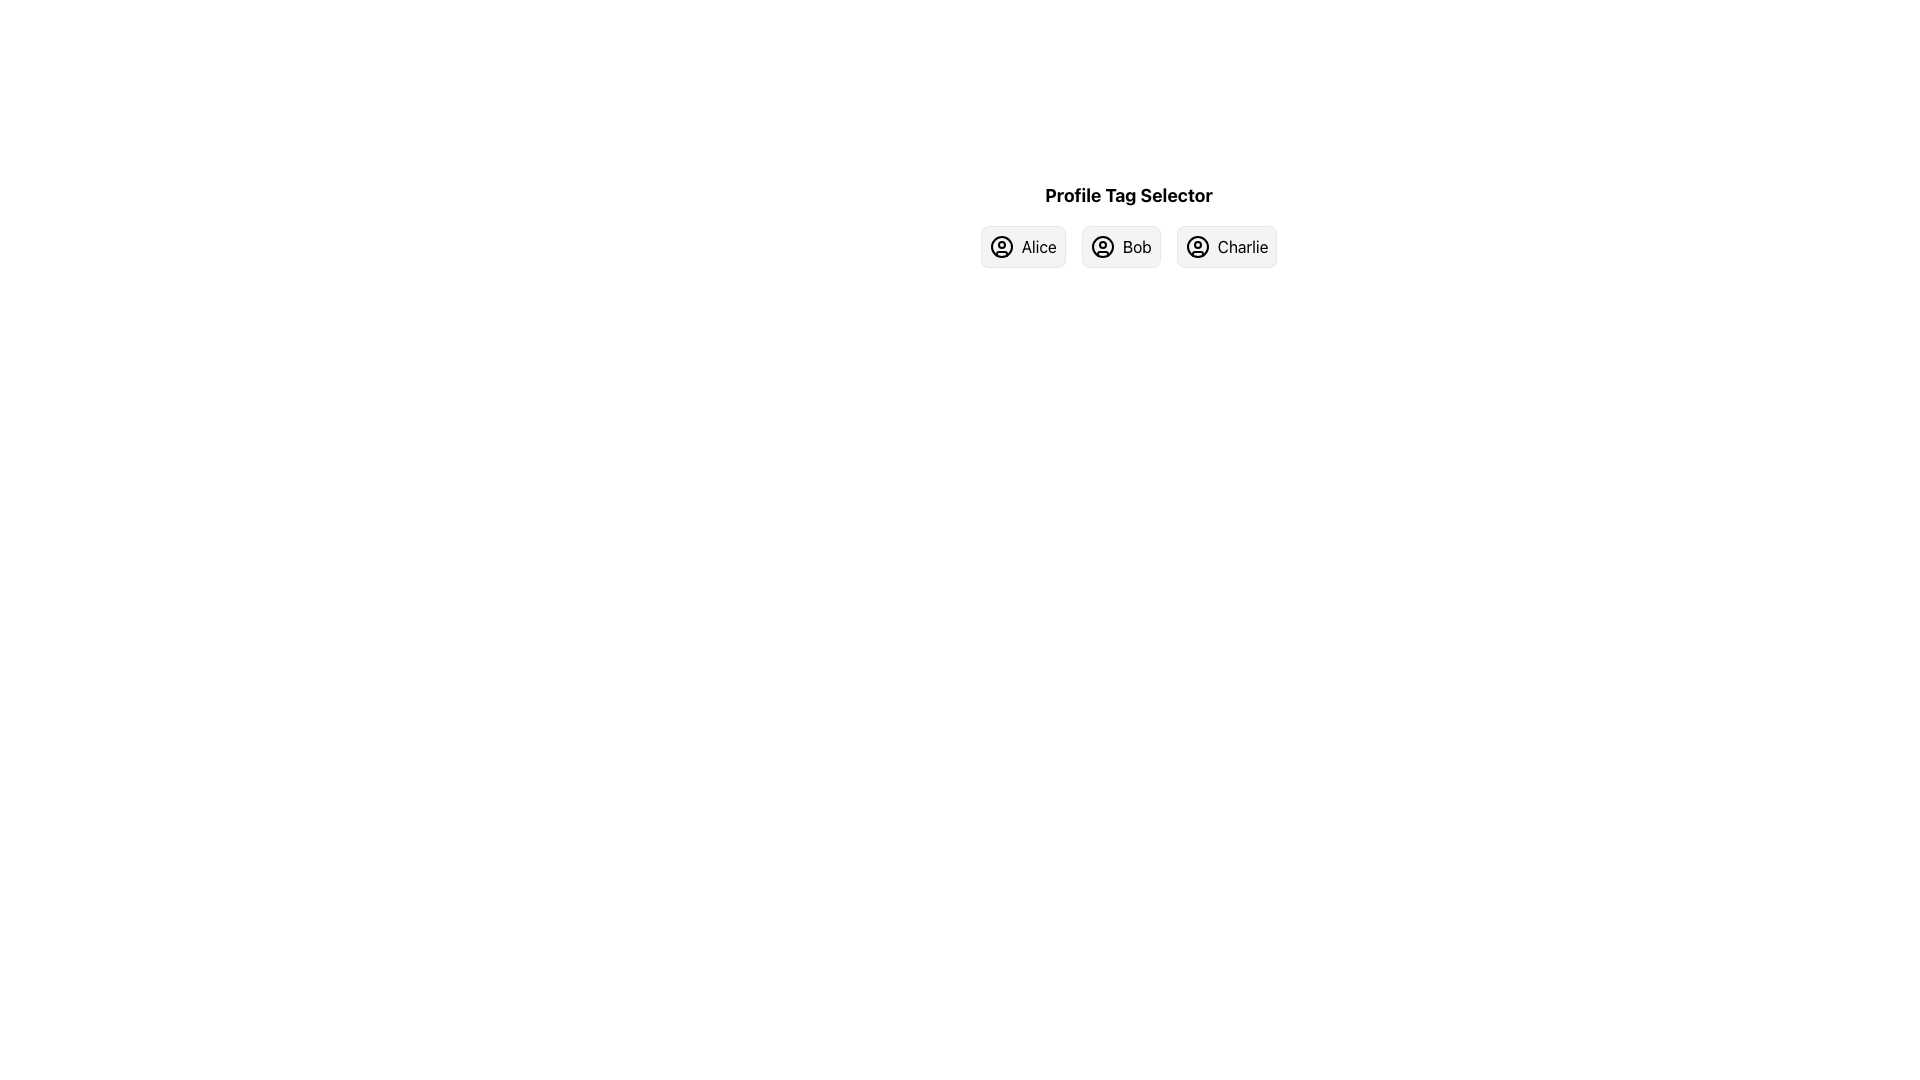 Image resolution: width=1920 pixels, height=1080 pixels. I want to click on the text label indicating the name 'Charlie', which is located at the rightmost position in the profile tag selector interface, so click(1242, 245).